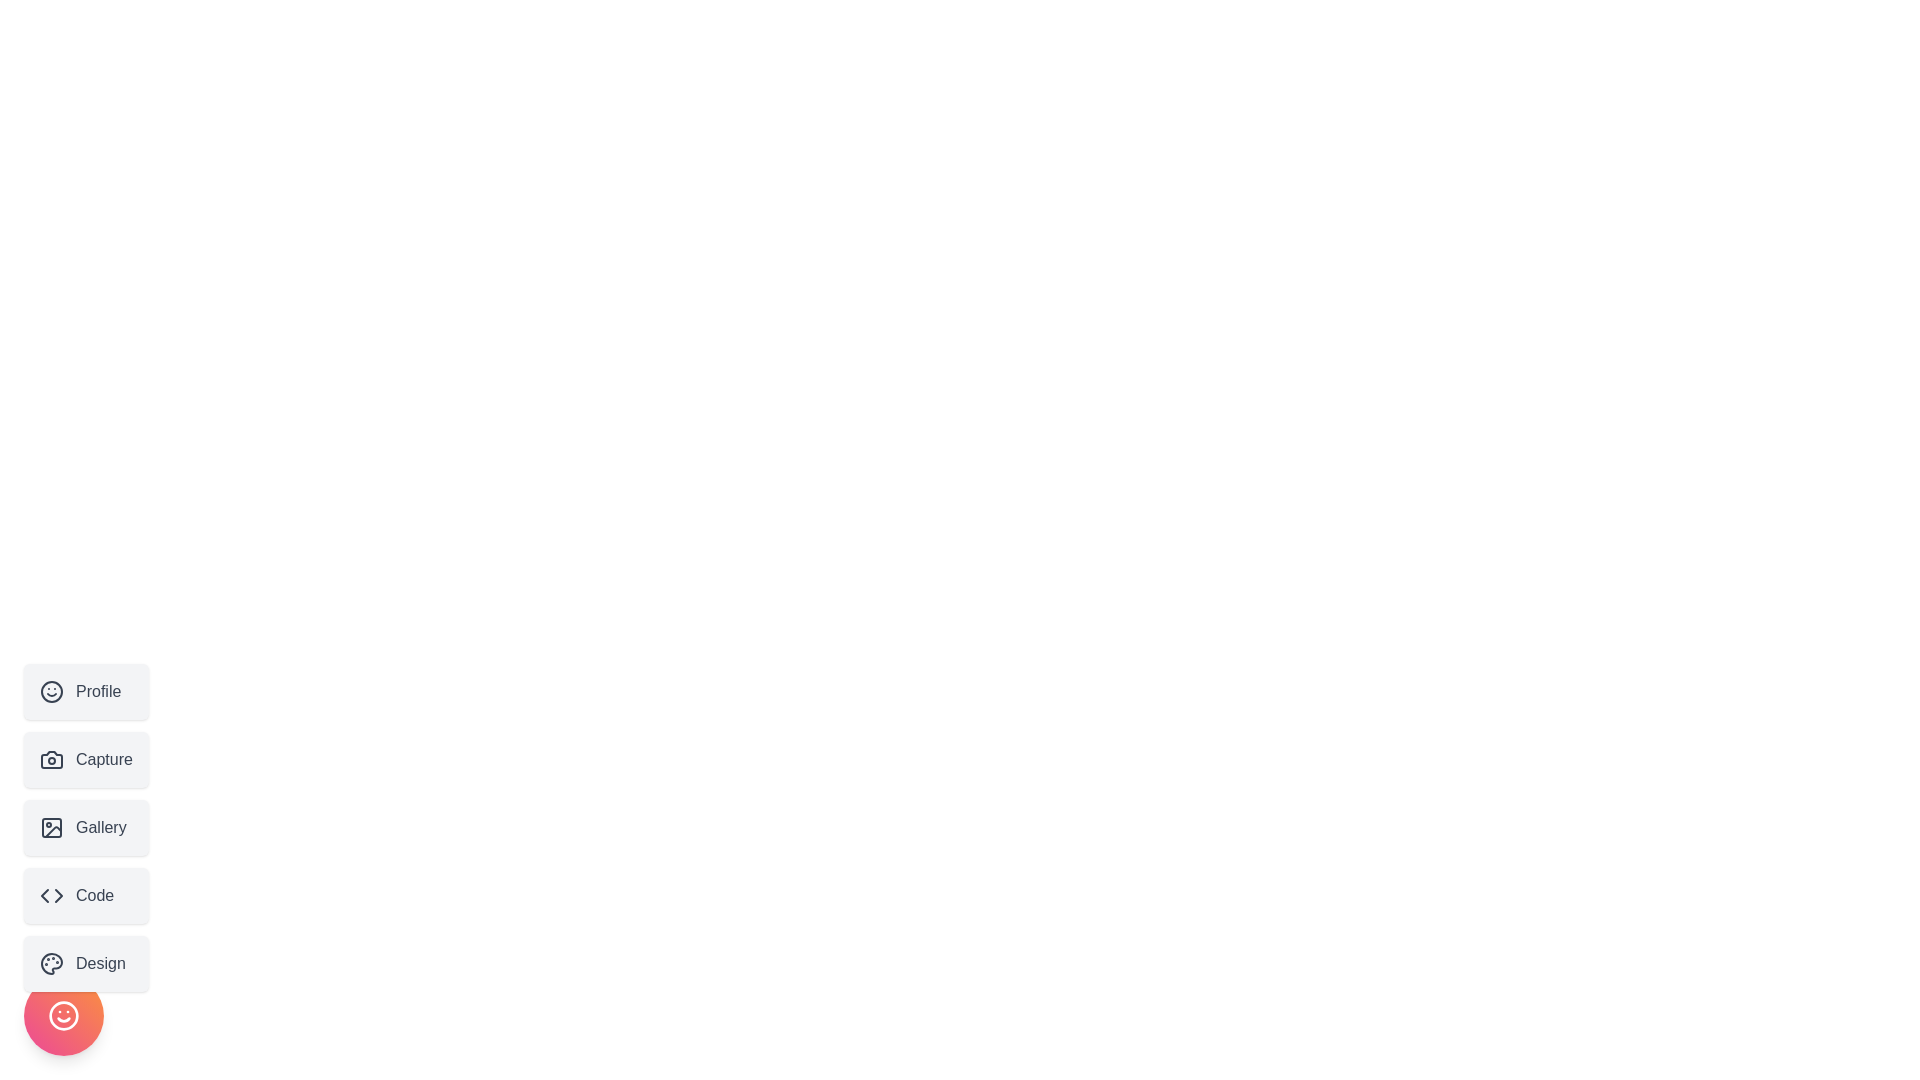 The width and height of the screenshot is (1920, 1080). What do you see at coordinates (85, 828) in the screenshot?
I see `the Gallery button located below the Capture button and above the Code button` at bounding box center [85, 828].